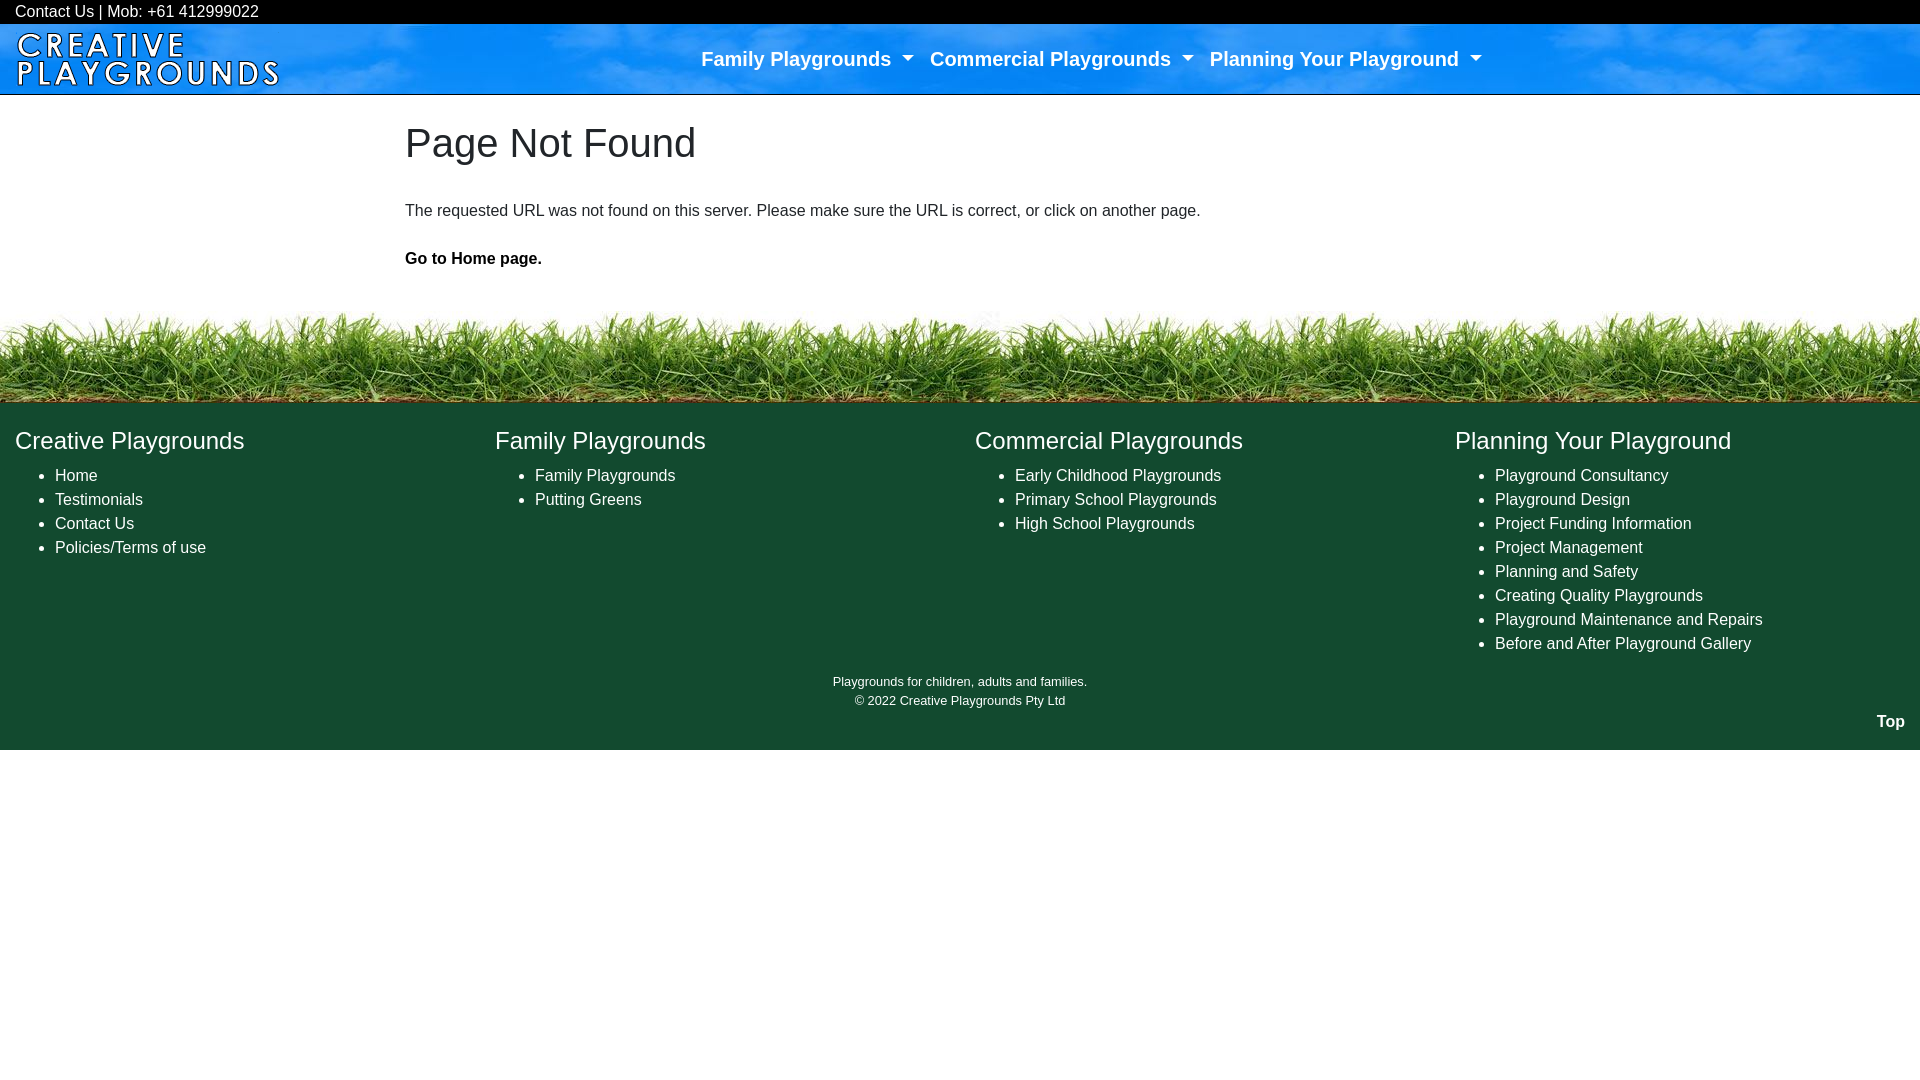 The width and height of the screenshot is (1920, 1080). Describe the element at coordinates (1622, 643) in the screenshot. I see `'Before and After Playground Gallery'` at that location.